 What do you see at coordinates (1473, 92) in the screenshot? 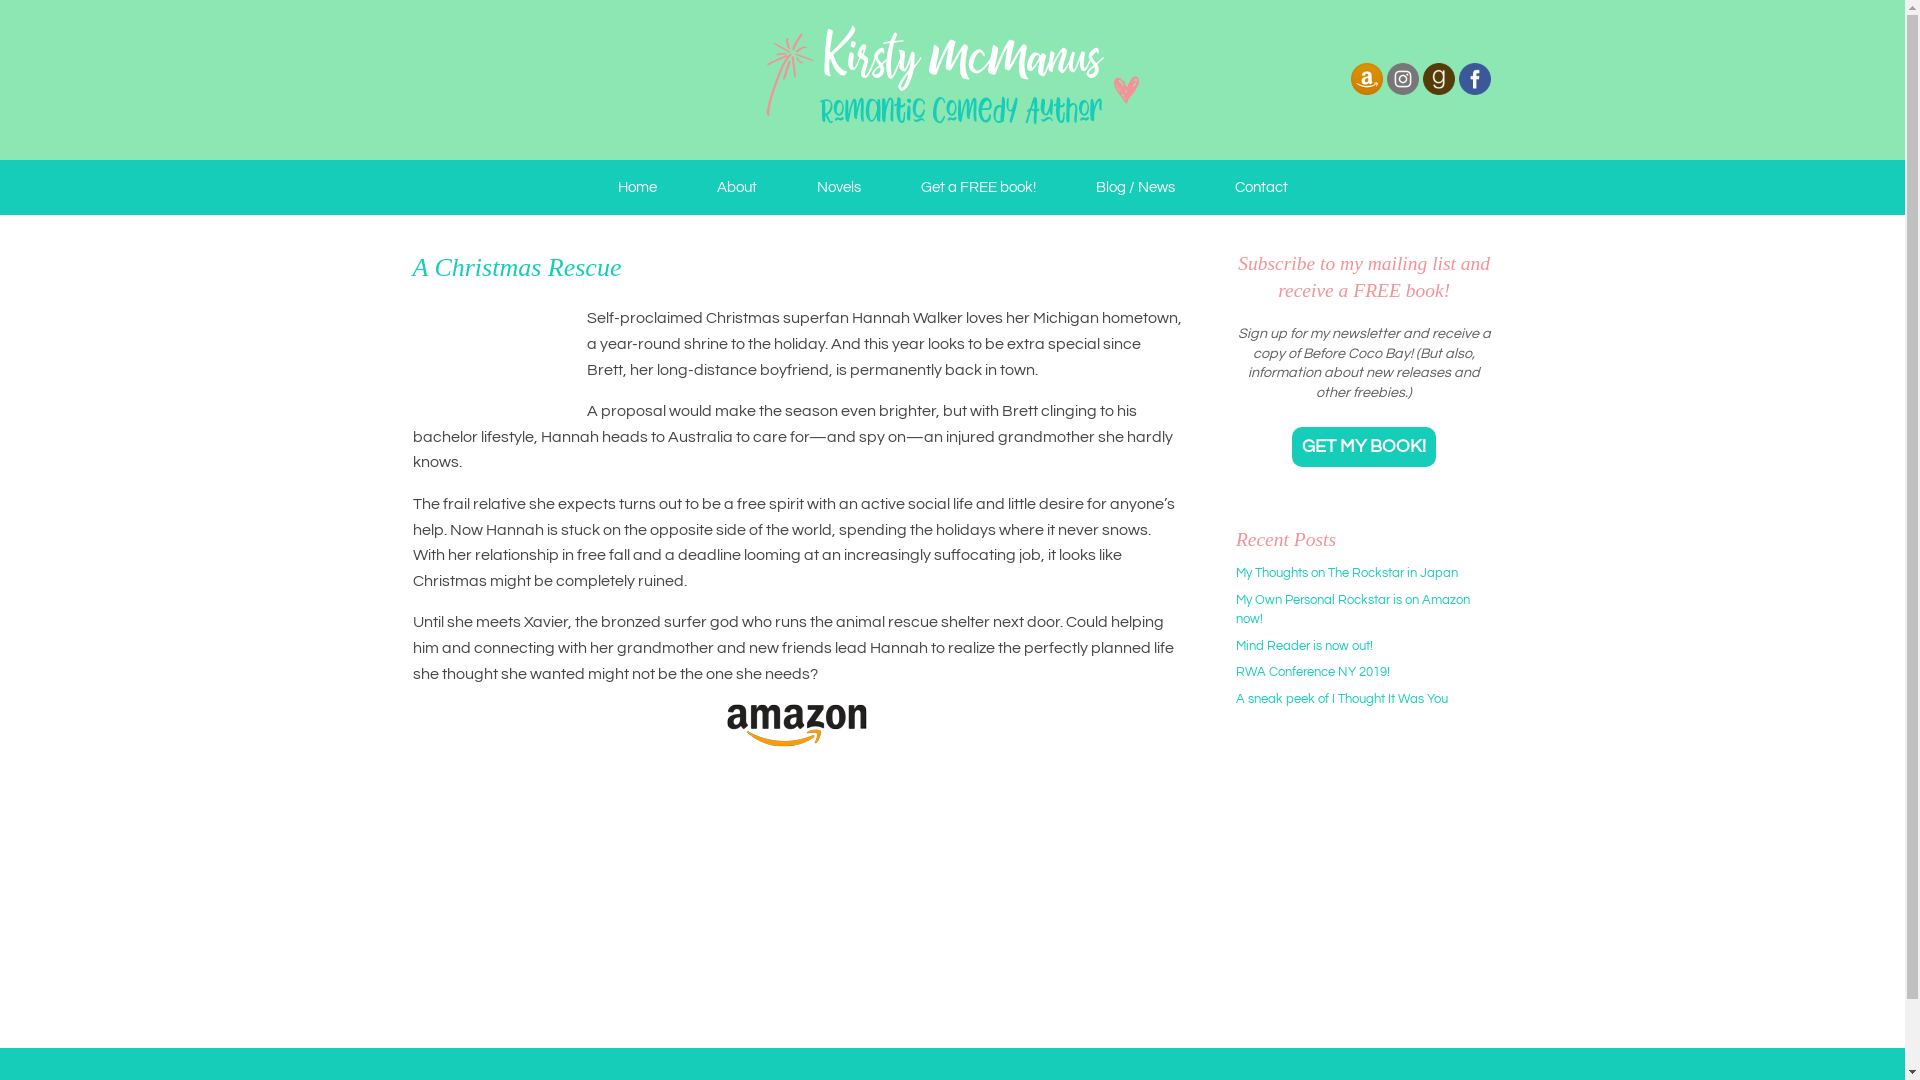
I see `'Facebook'` at bounding box center [1473, 92].